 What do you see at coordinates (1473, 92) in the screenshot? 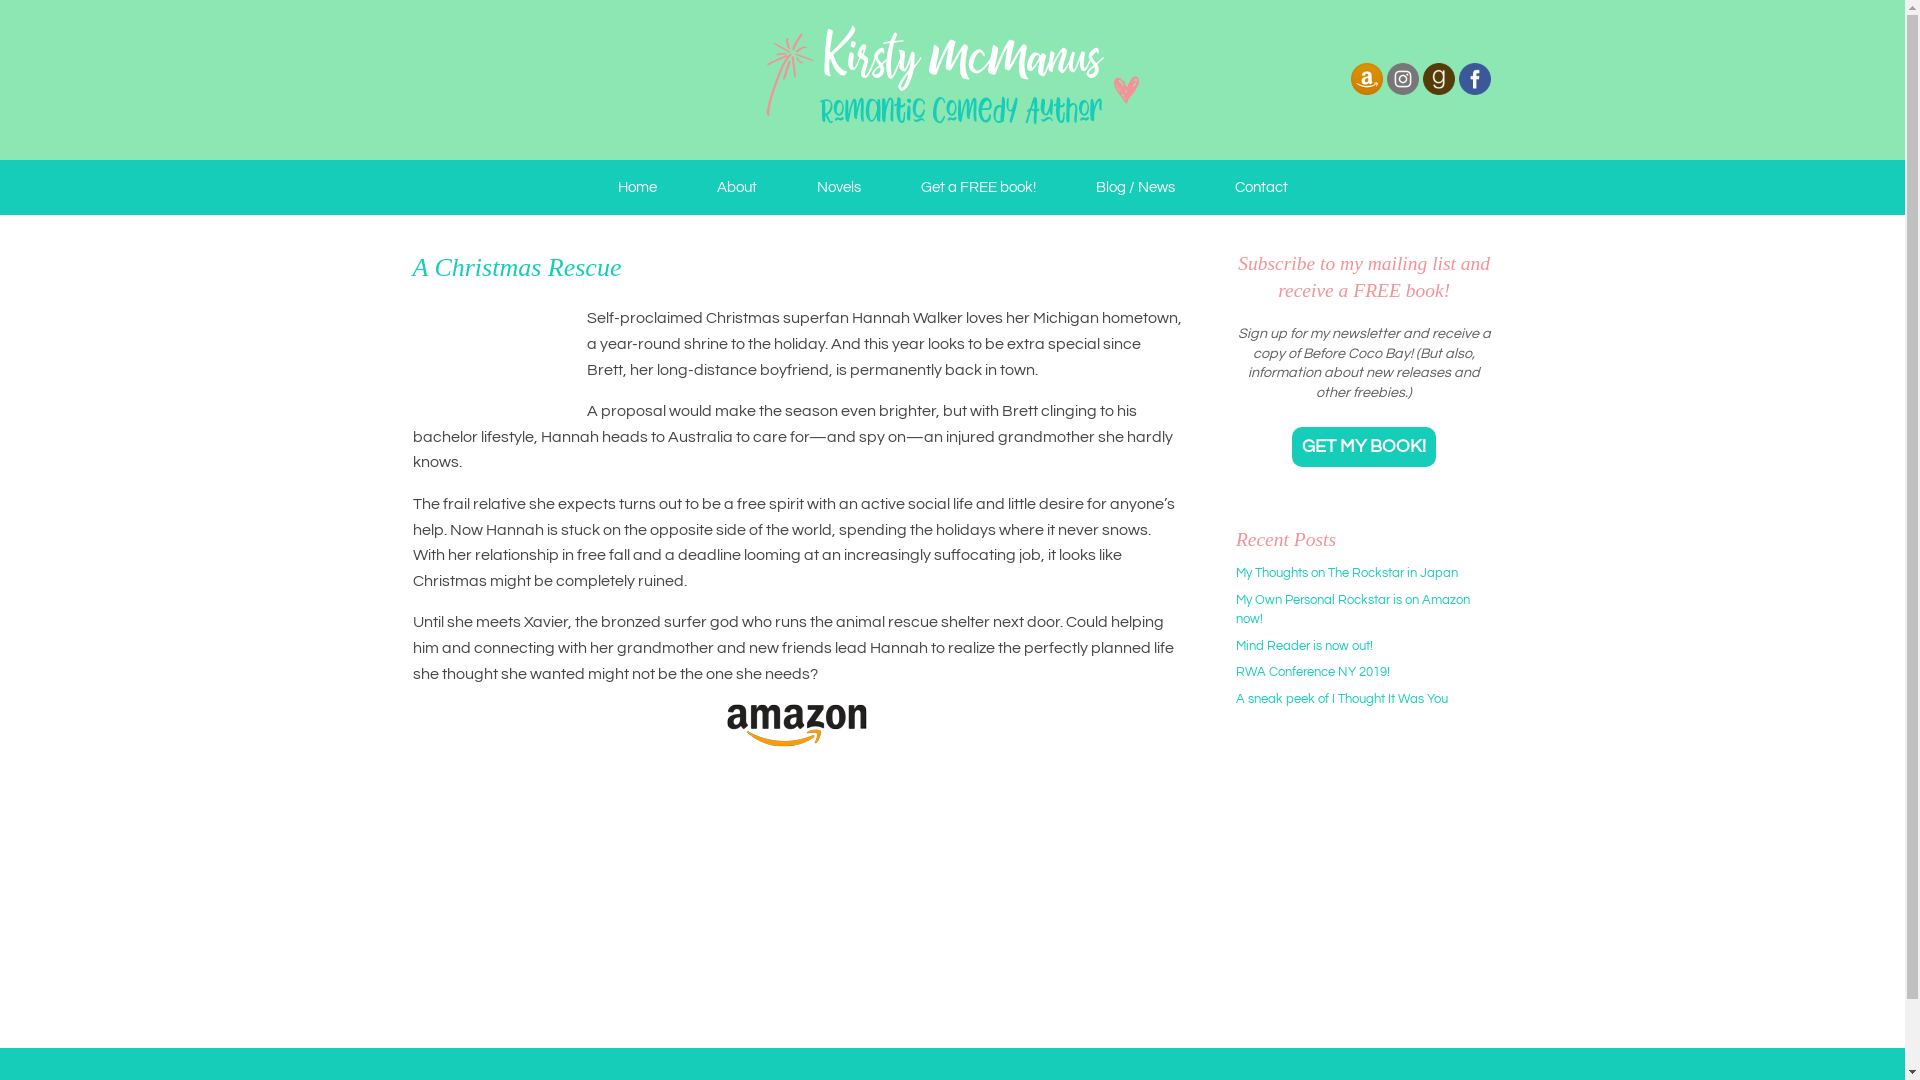
I see `'Facebook'` at bounding box center [1473, 92].